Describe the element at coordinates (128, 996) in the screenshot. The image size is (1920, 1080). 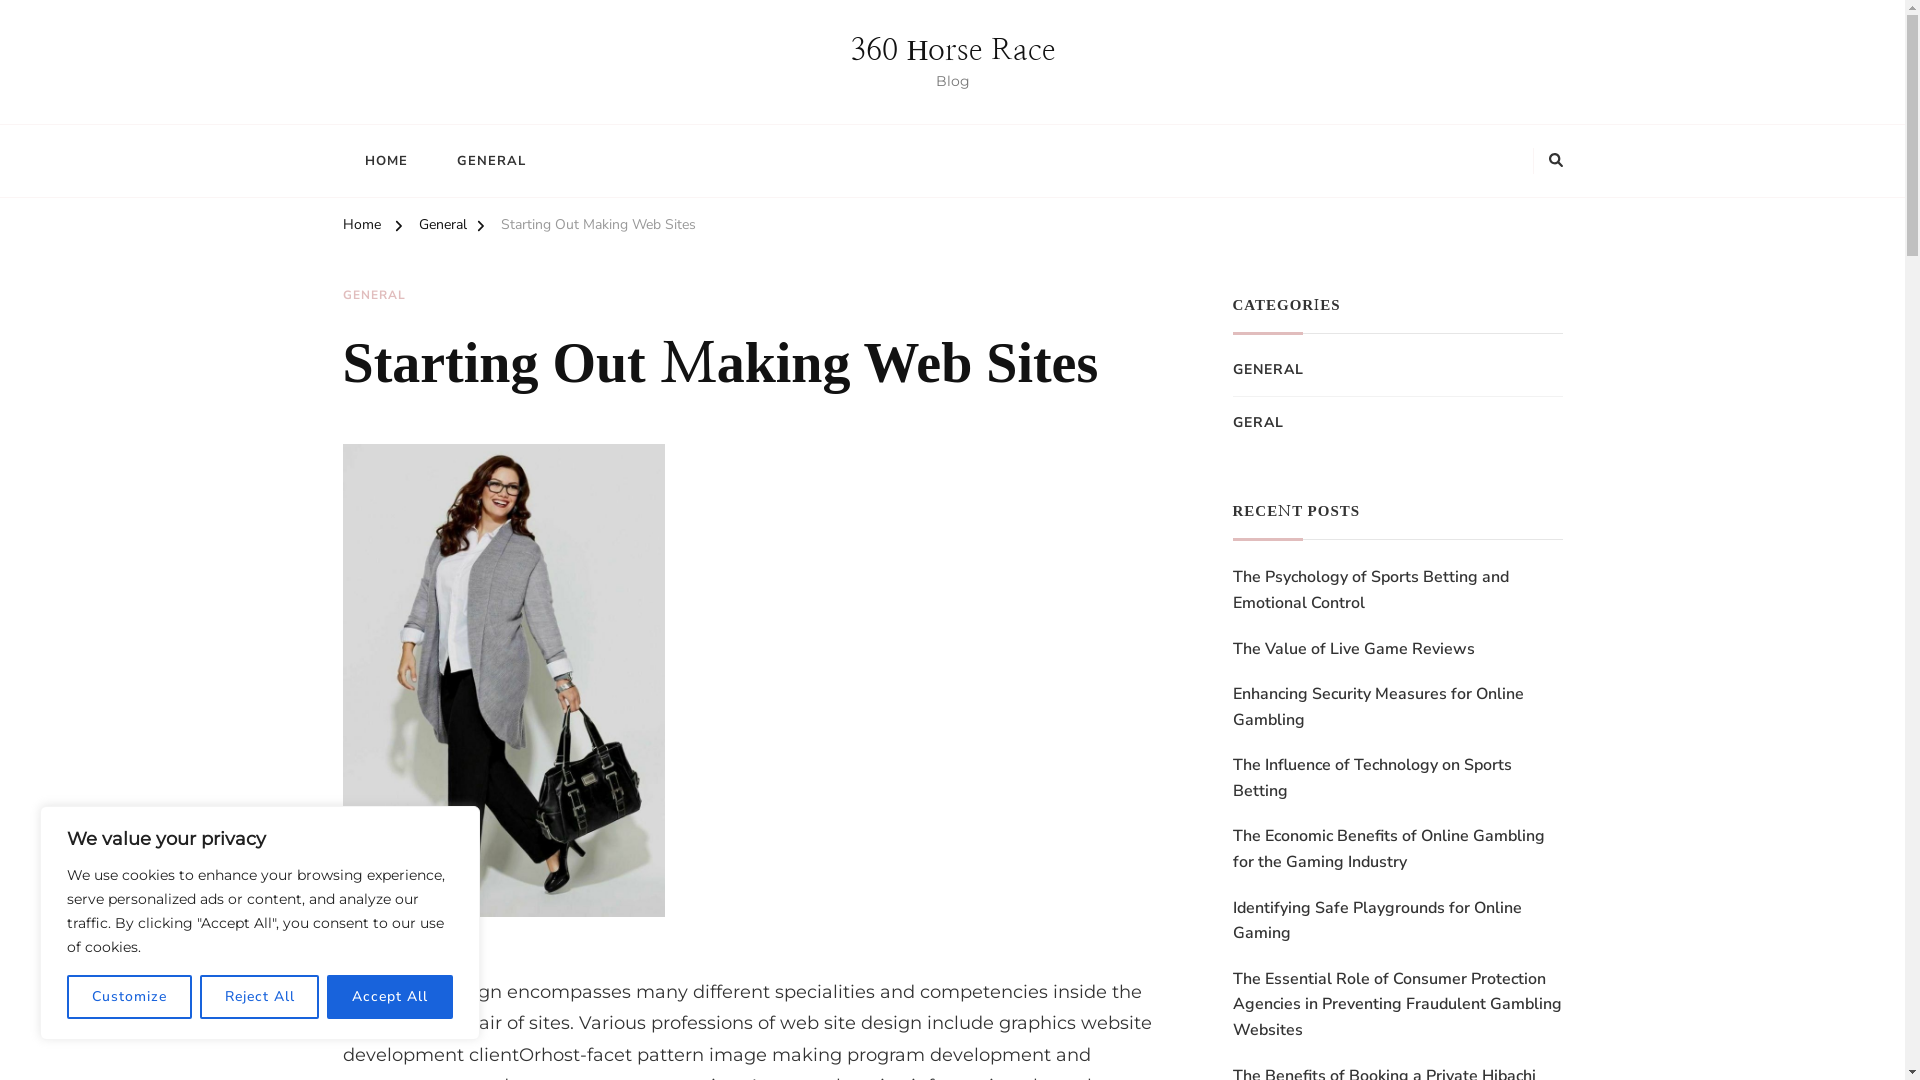
I see `'Customize'` at that location.